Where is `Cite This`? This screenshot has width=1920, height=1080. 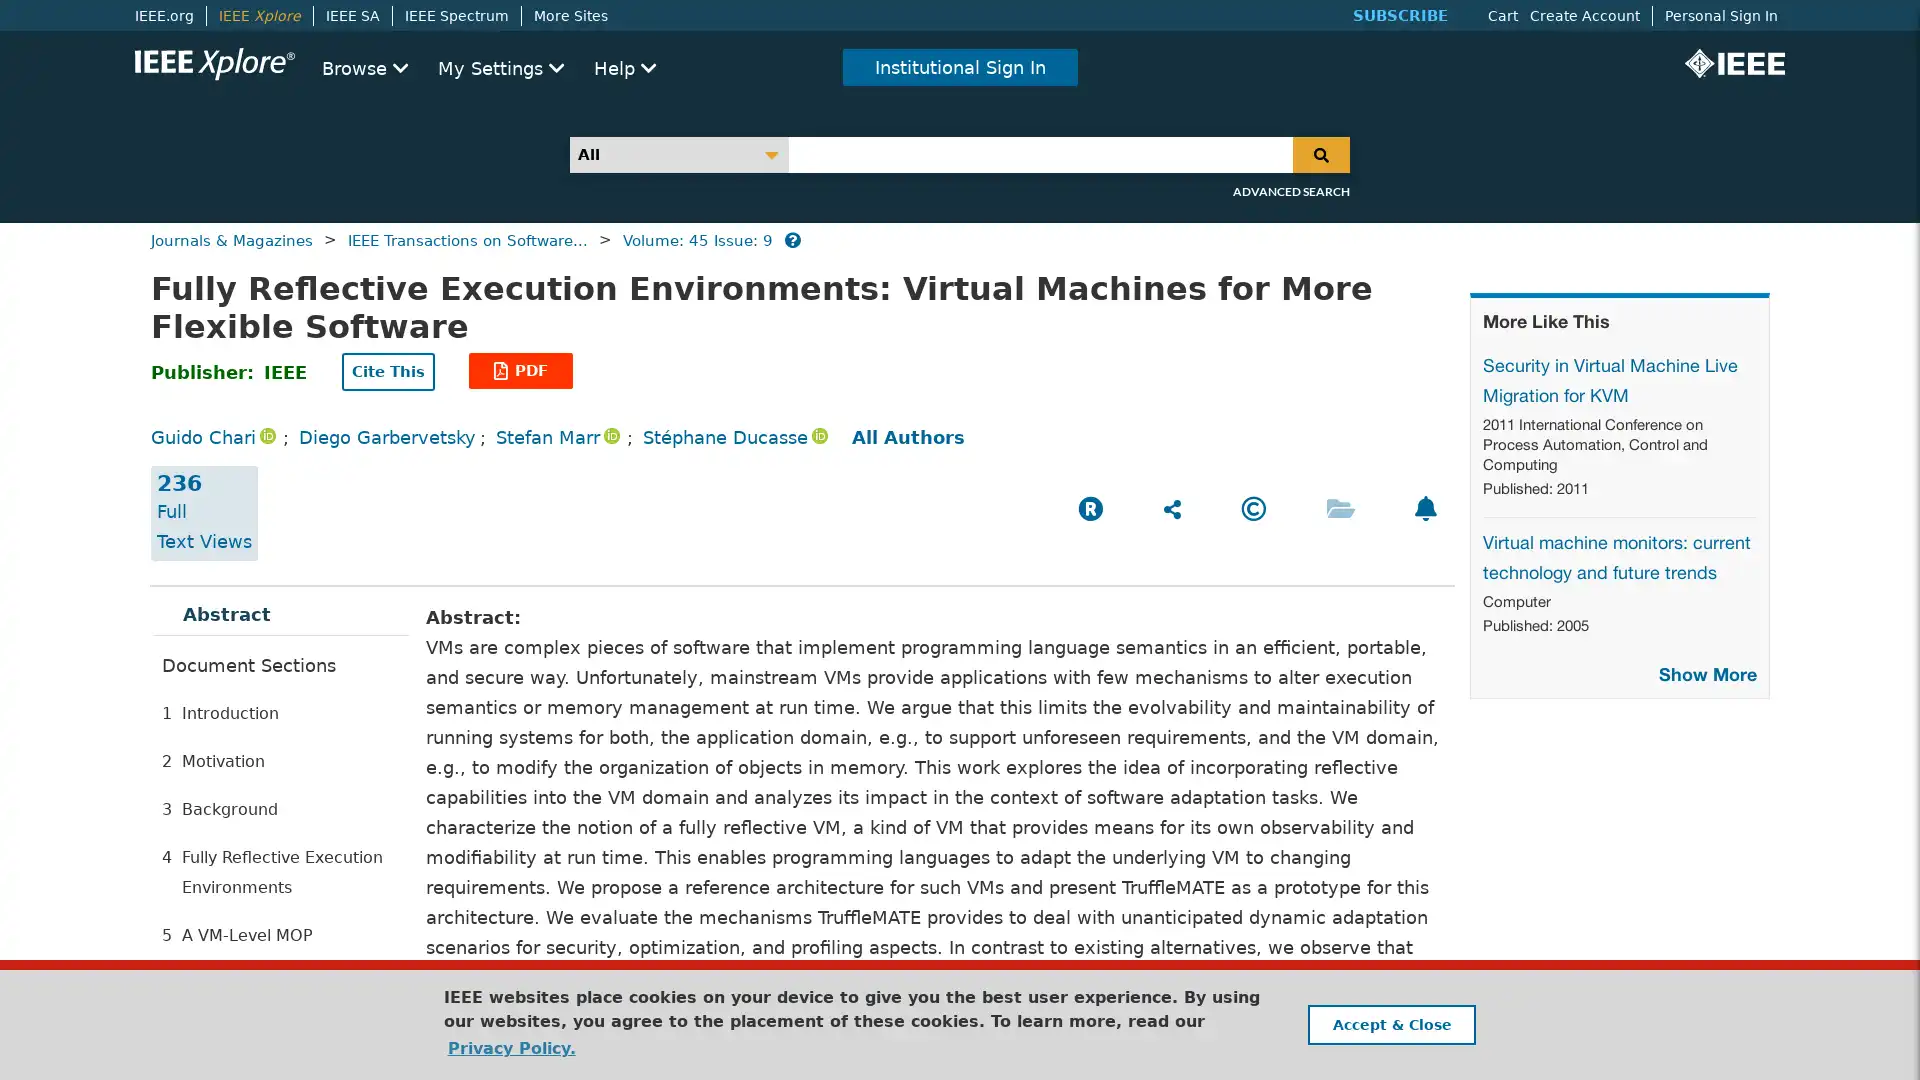 Cite This is located at coordinates (388, 371).